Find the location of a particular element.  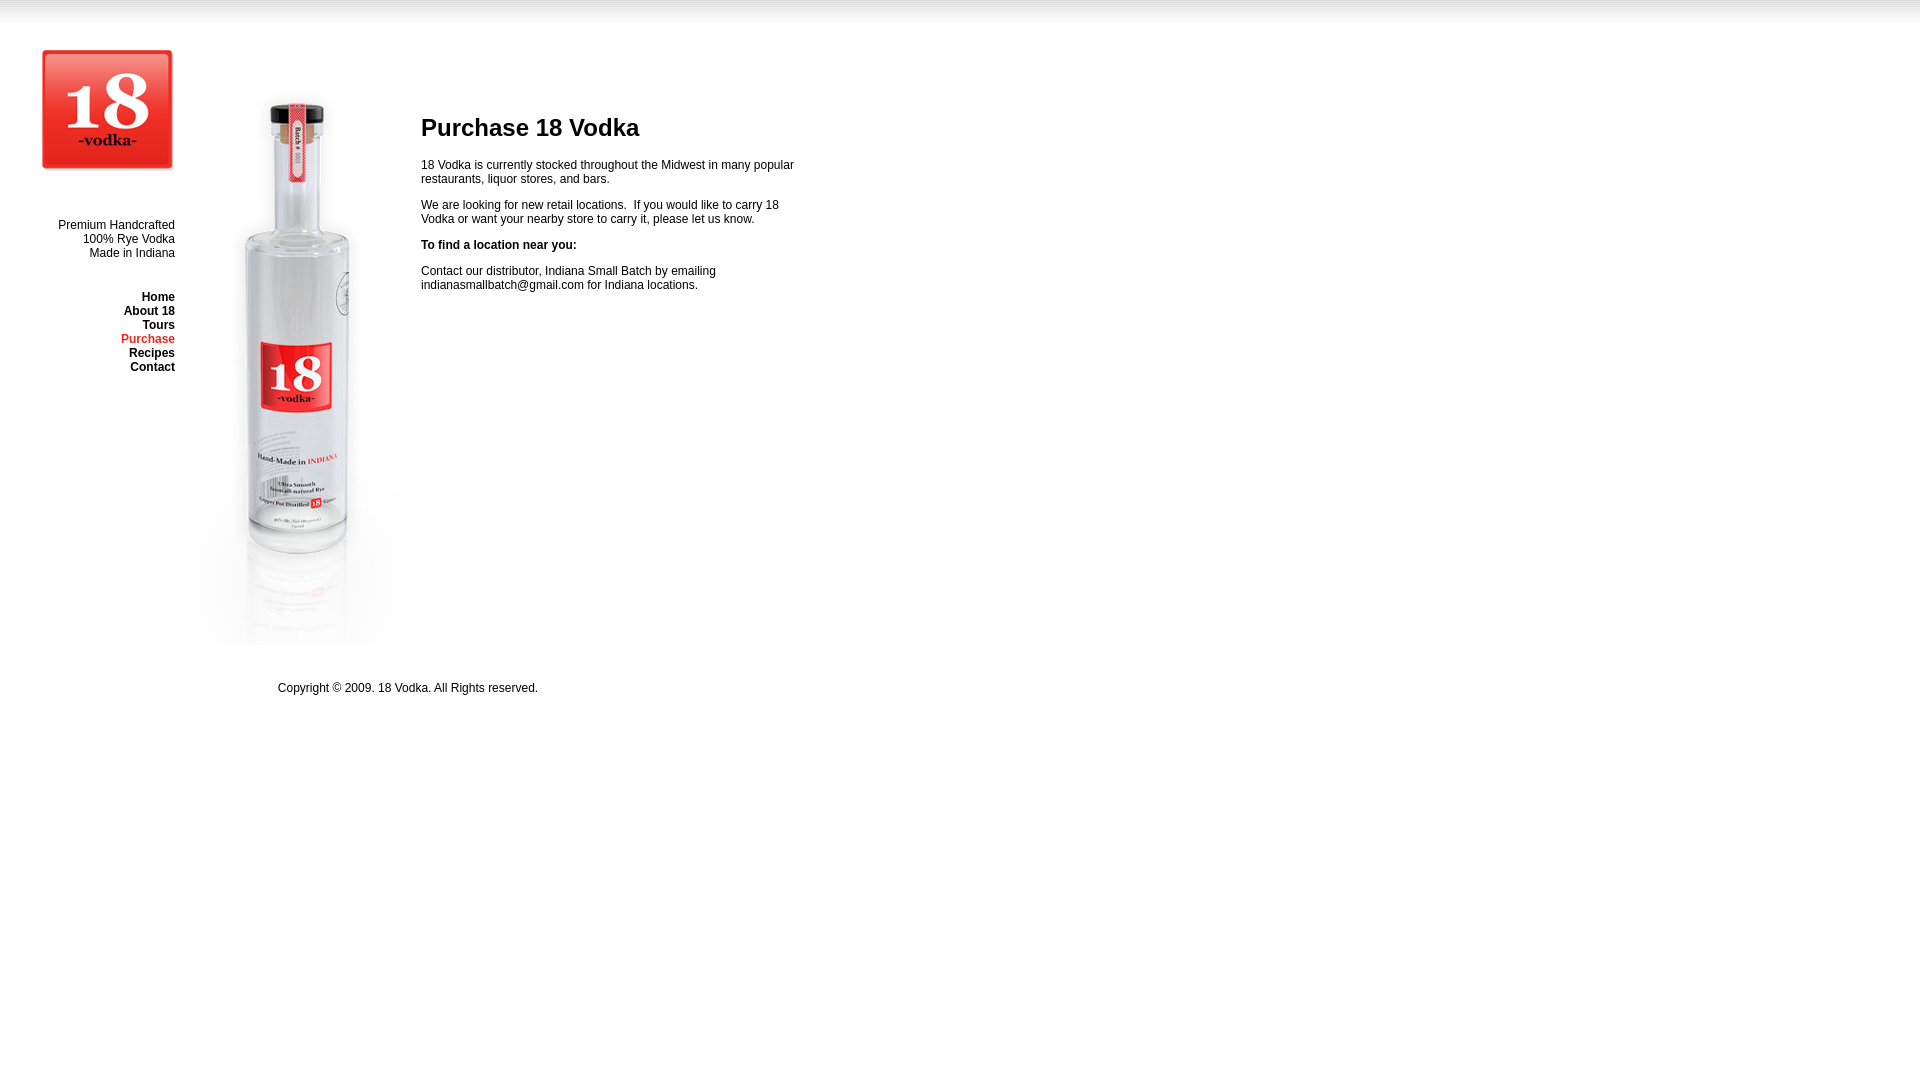

'Home' is located at coordinates (157, 297).